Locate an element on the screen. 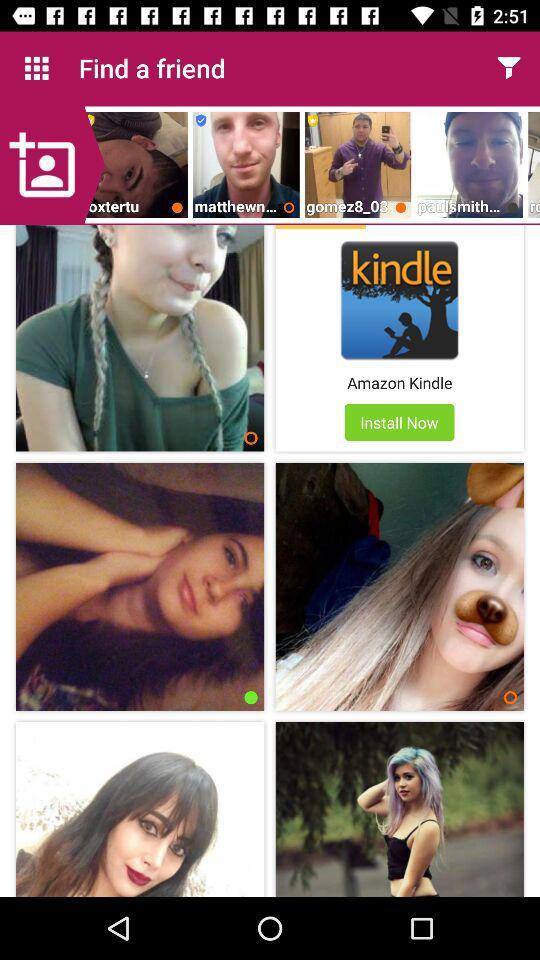  advertisement link button is located at coordinates (399, 299).